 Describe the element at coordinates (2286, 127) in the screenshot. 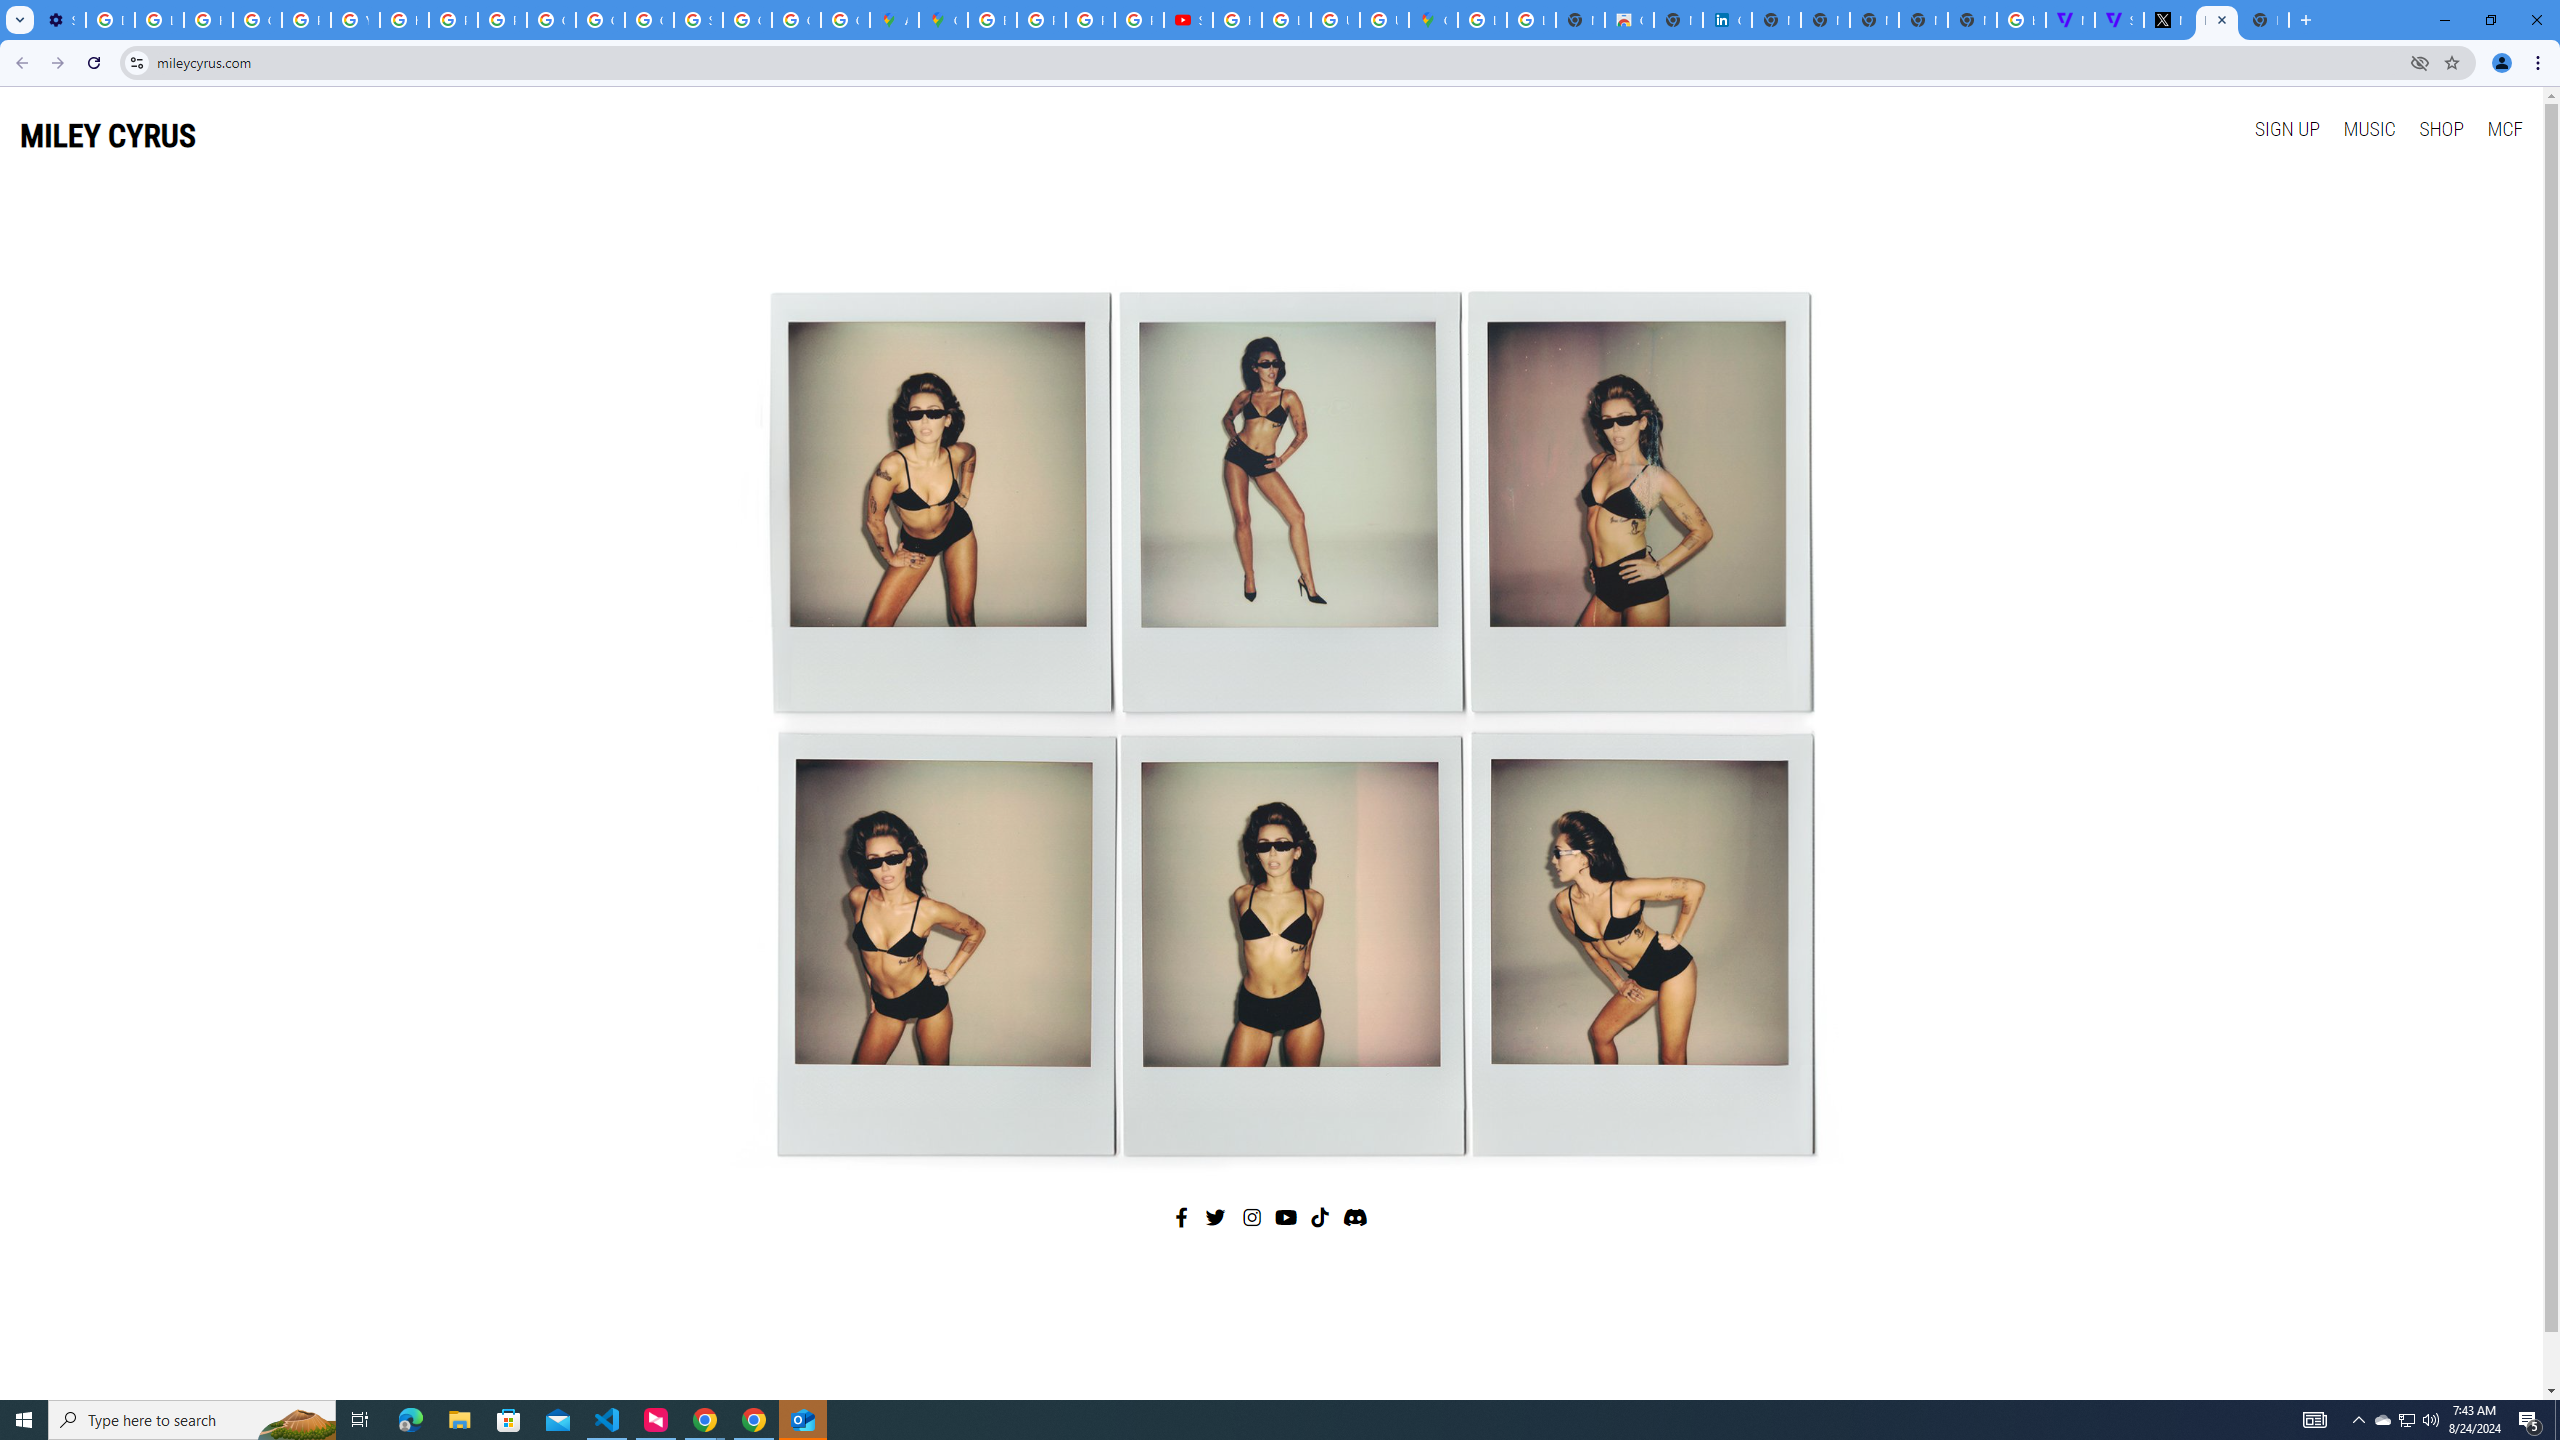

I see `'SIGN UP'` at that location.